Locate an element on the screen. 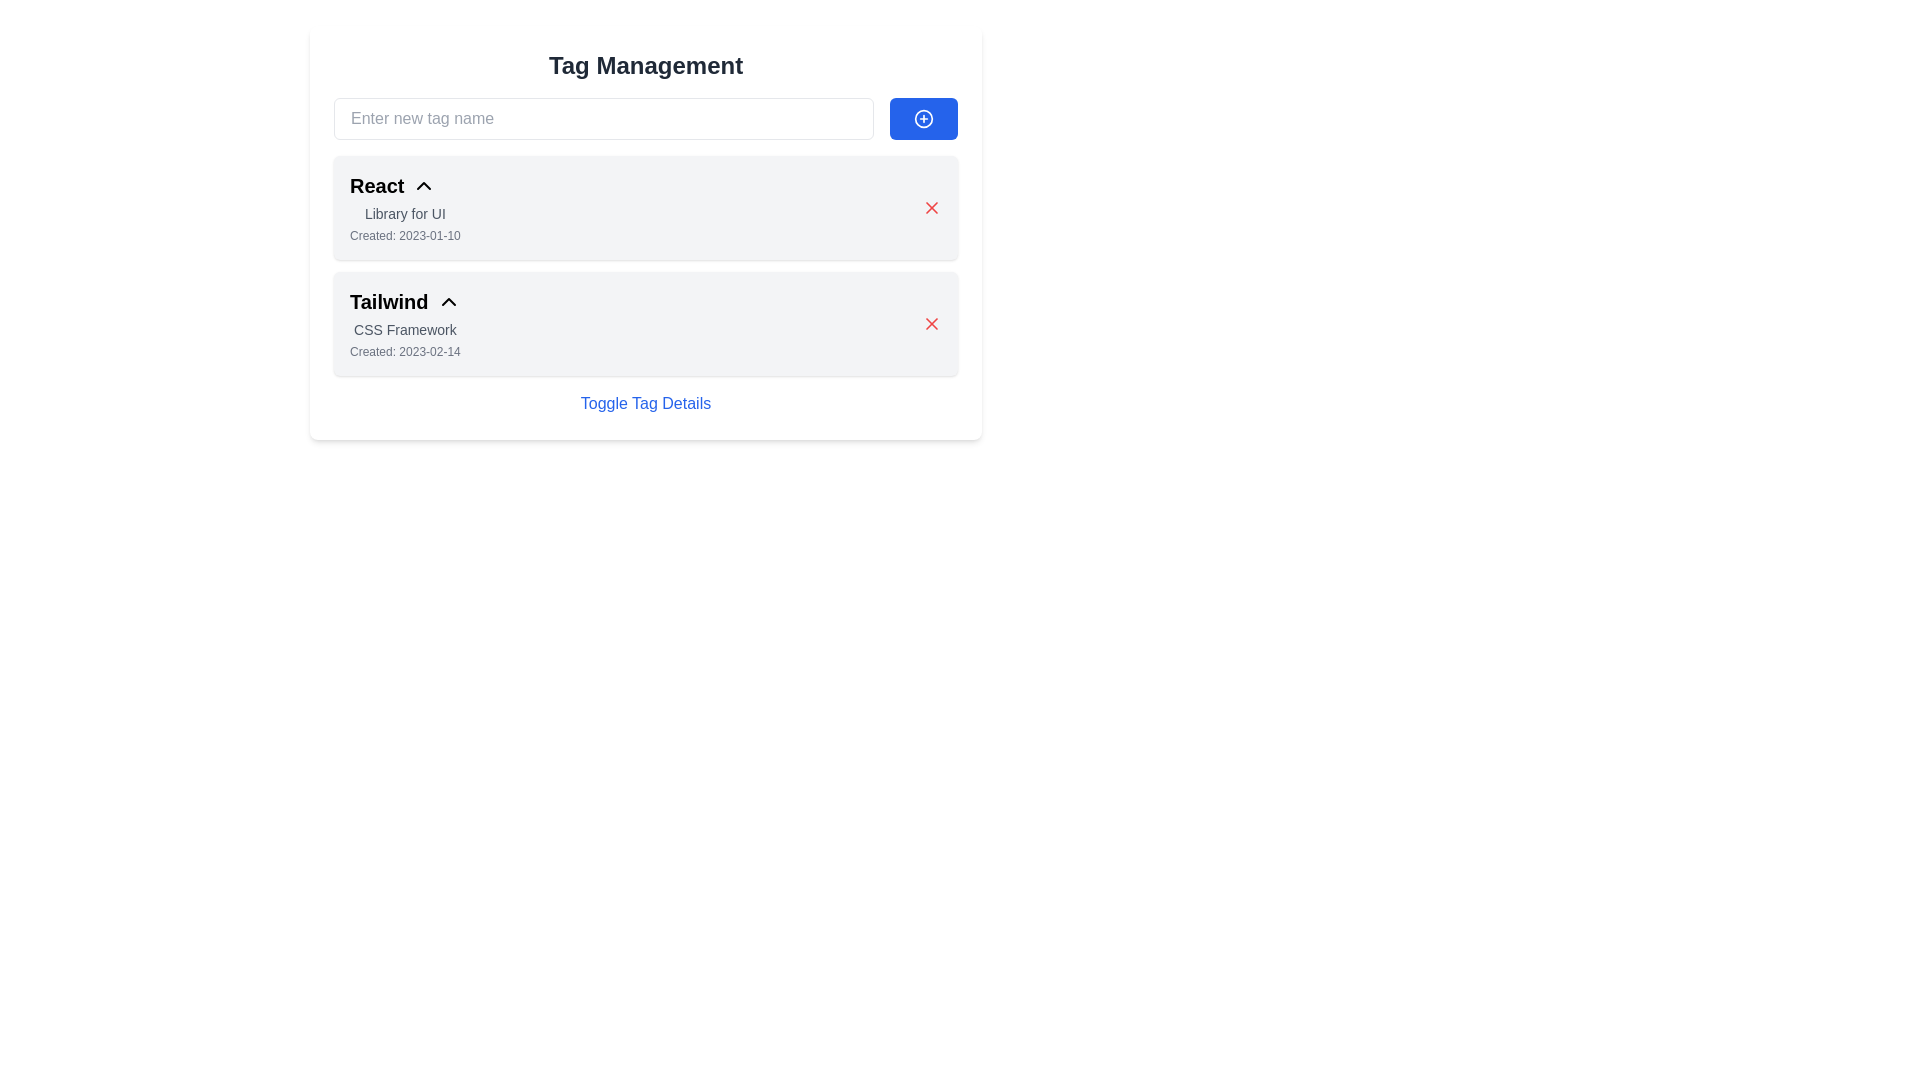 The image size is (1920, 1080). the Label displaying 'Created: 2023-01-10', which is positioned below the 'Library for UI' text in the 'React' section is located at coordinates (404, 234).